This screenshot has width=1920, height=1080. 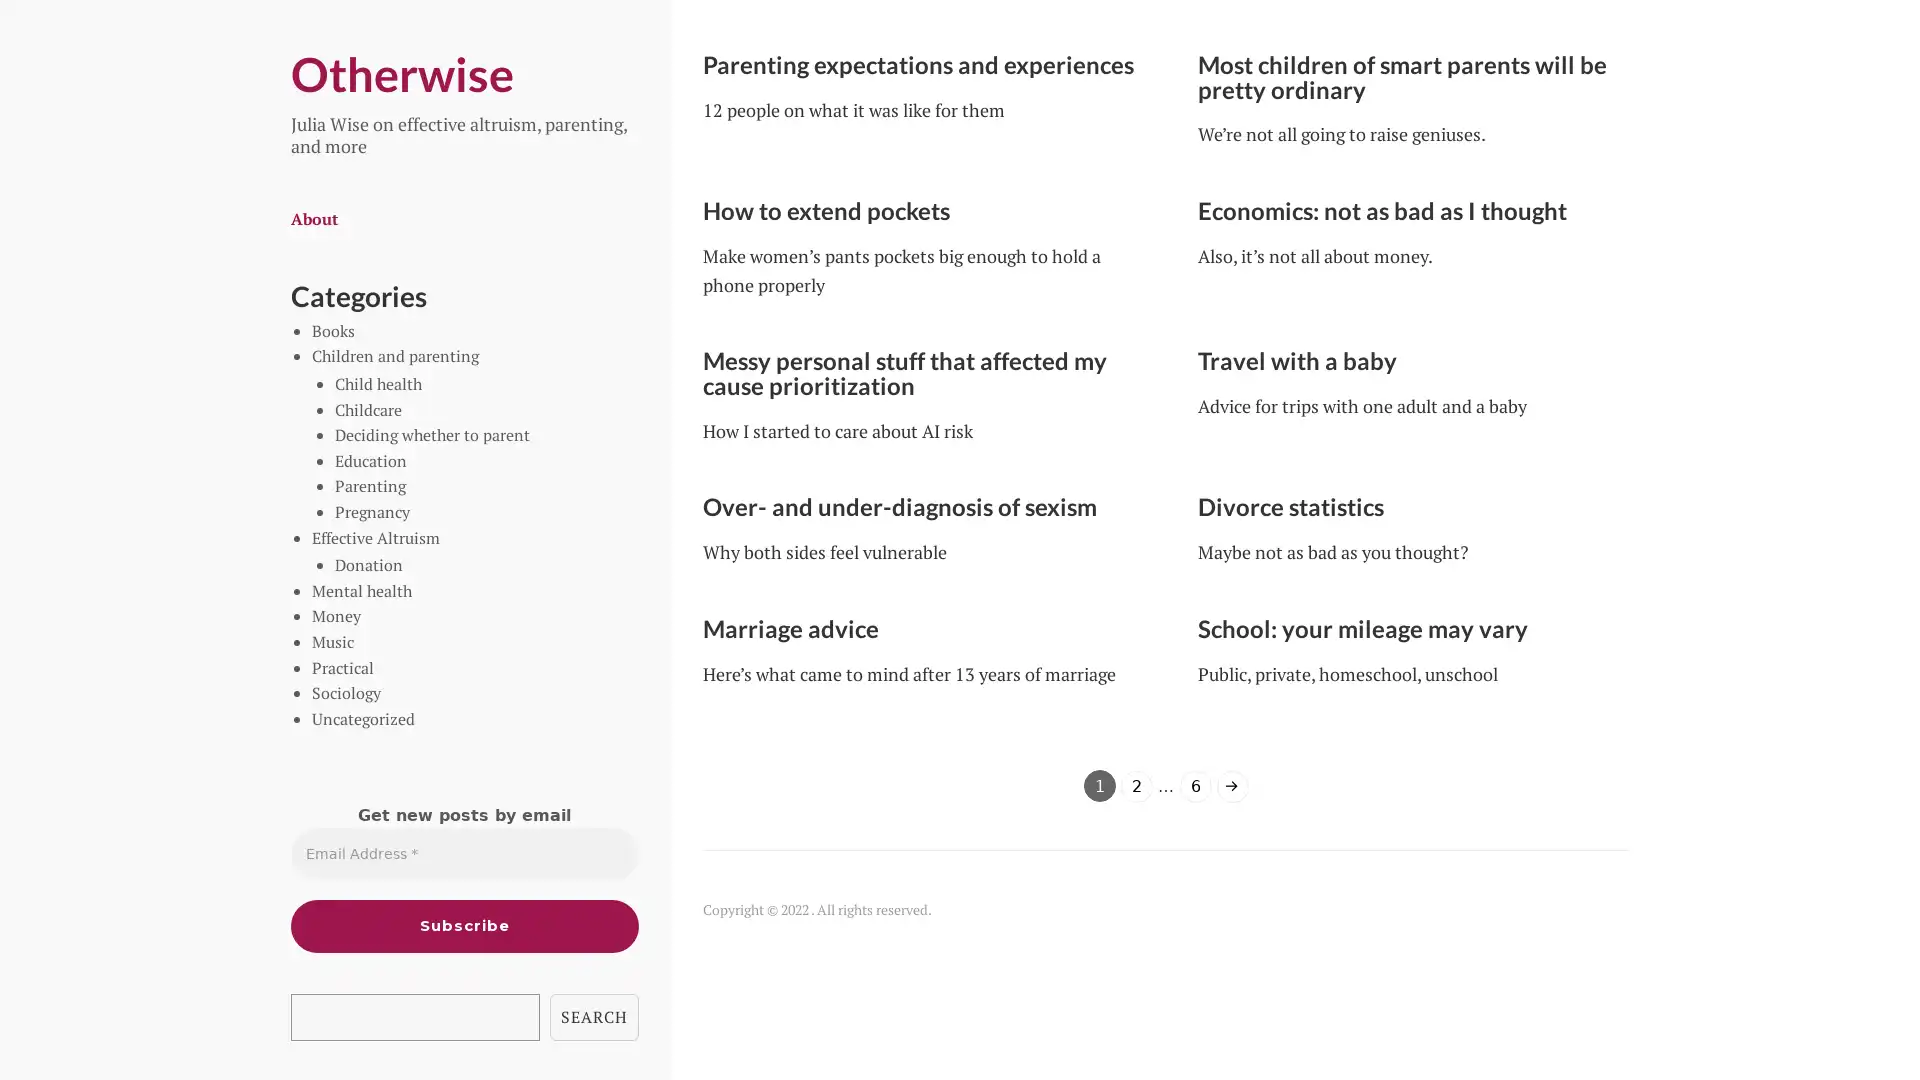 What do you see at coordinates (593, 1017) in the screenshot?
I see `SEARCH` at bounding box center [593, 1017].